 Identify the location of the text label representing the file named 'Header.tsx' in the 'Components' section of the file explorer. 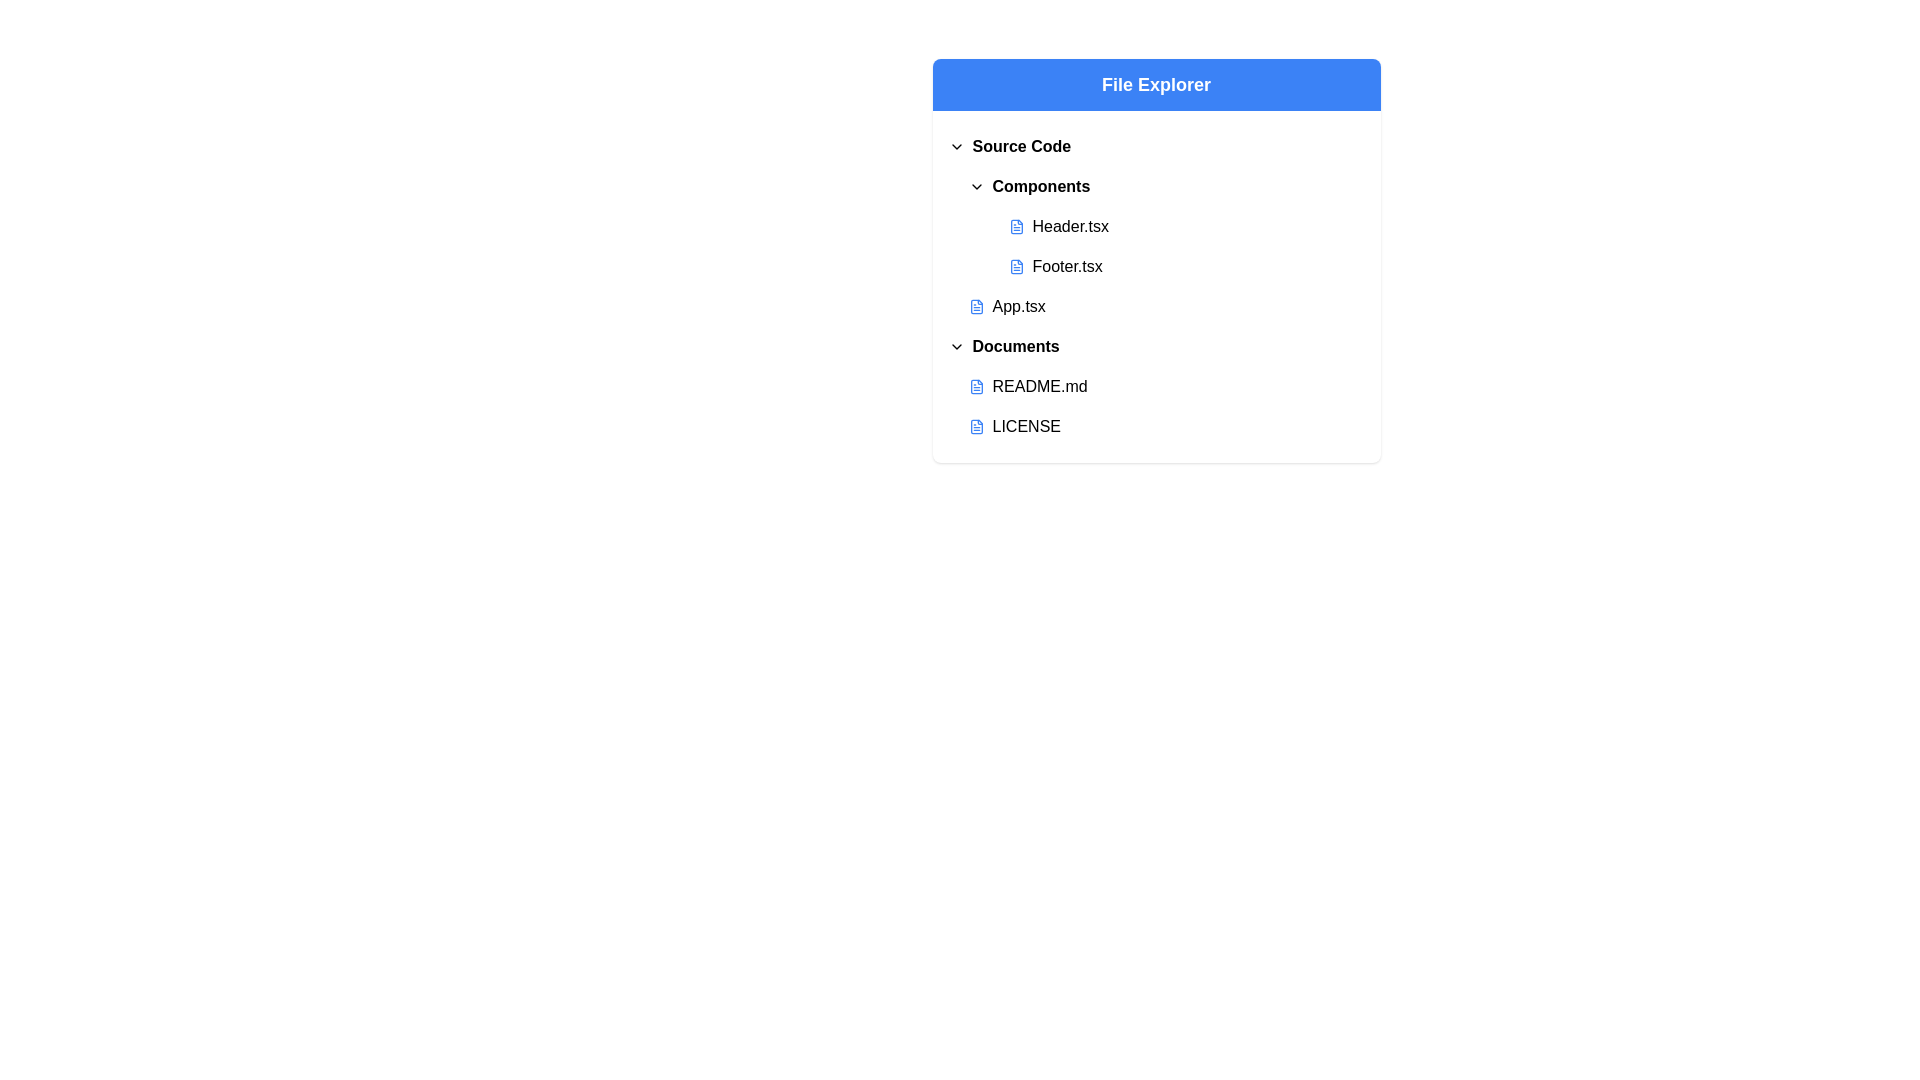
(1069, 226).